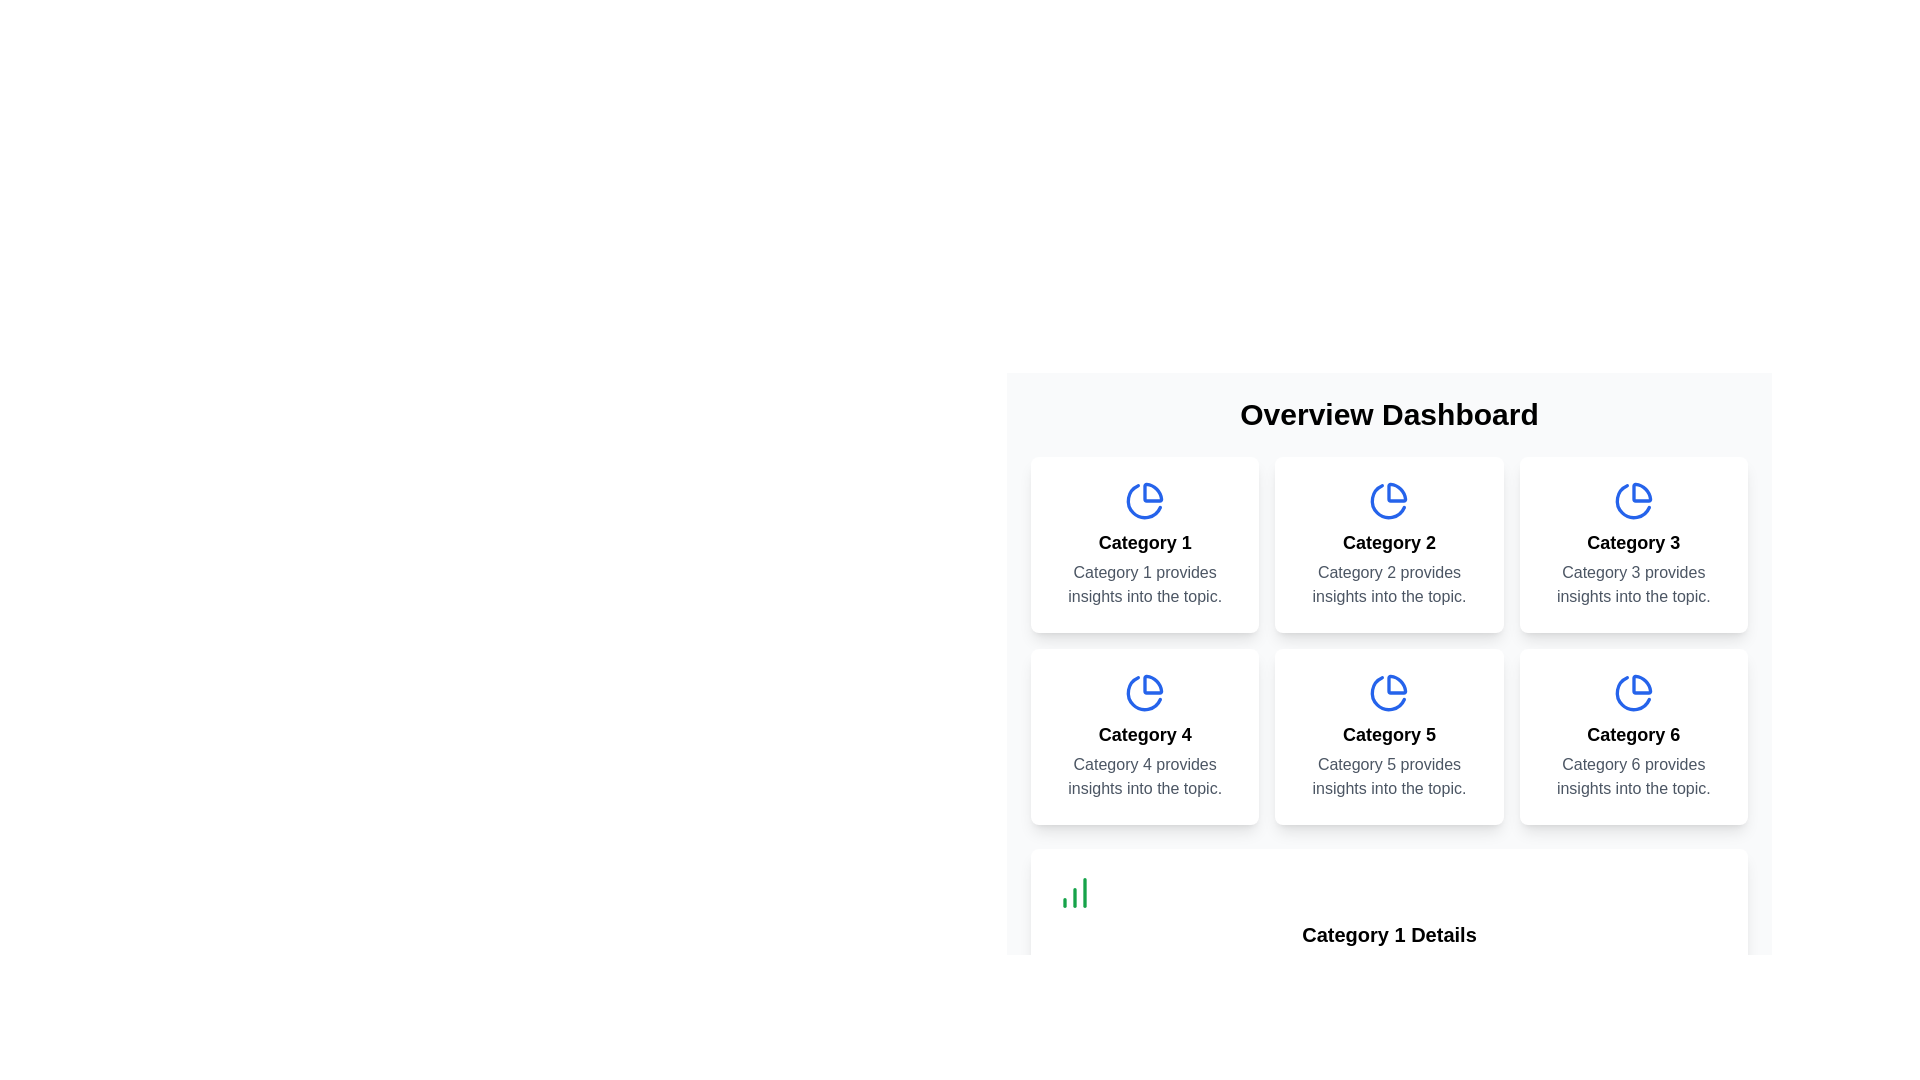 Image resolution: width=1920 pixels, height=1080 pixels. I want to click on the top-right quarter segment of the pie chart icon, which is part of the first card labeled 'Category 1' in the 'Overview Dashboard', so click(1153, 492).